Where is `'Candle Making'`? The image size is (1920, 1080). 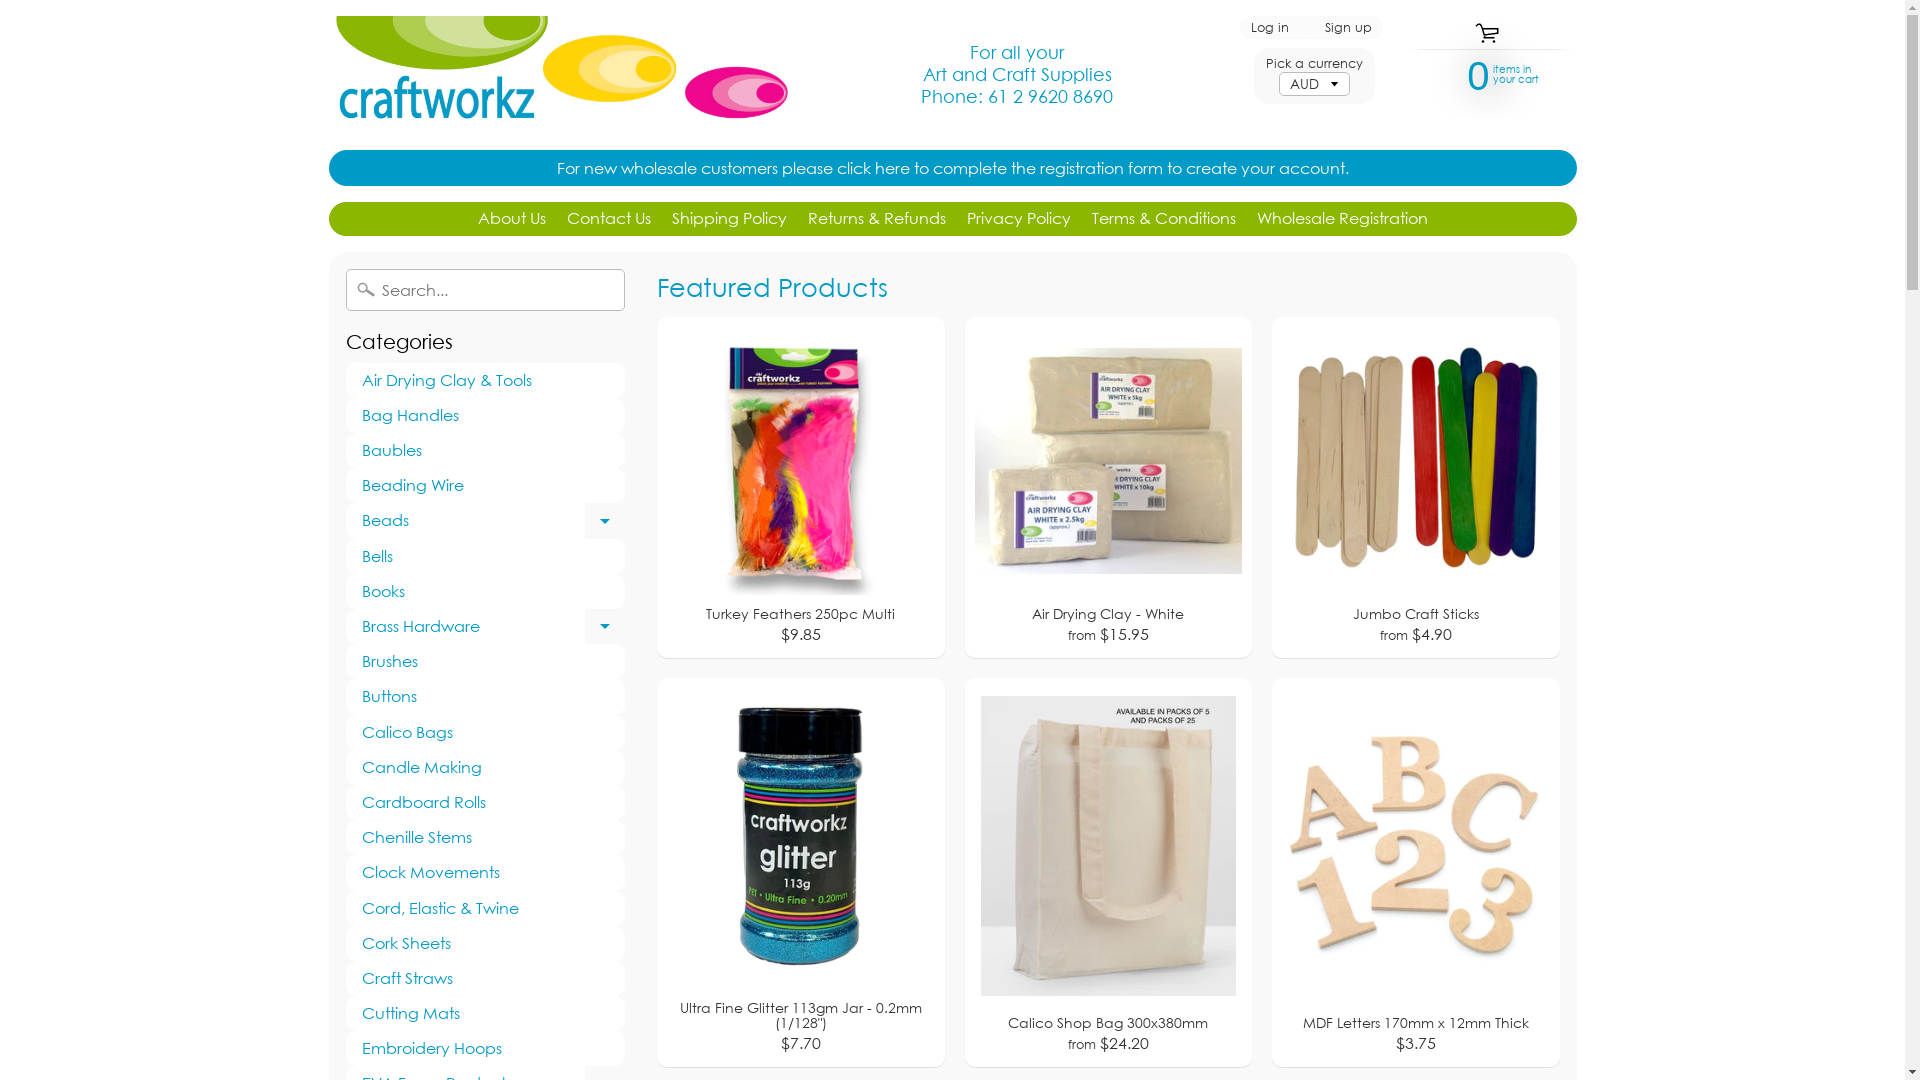
'Candle Making' is located at coordinates (485, 766).